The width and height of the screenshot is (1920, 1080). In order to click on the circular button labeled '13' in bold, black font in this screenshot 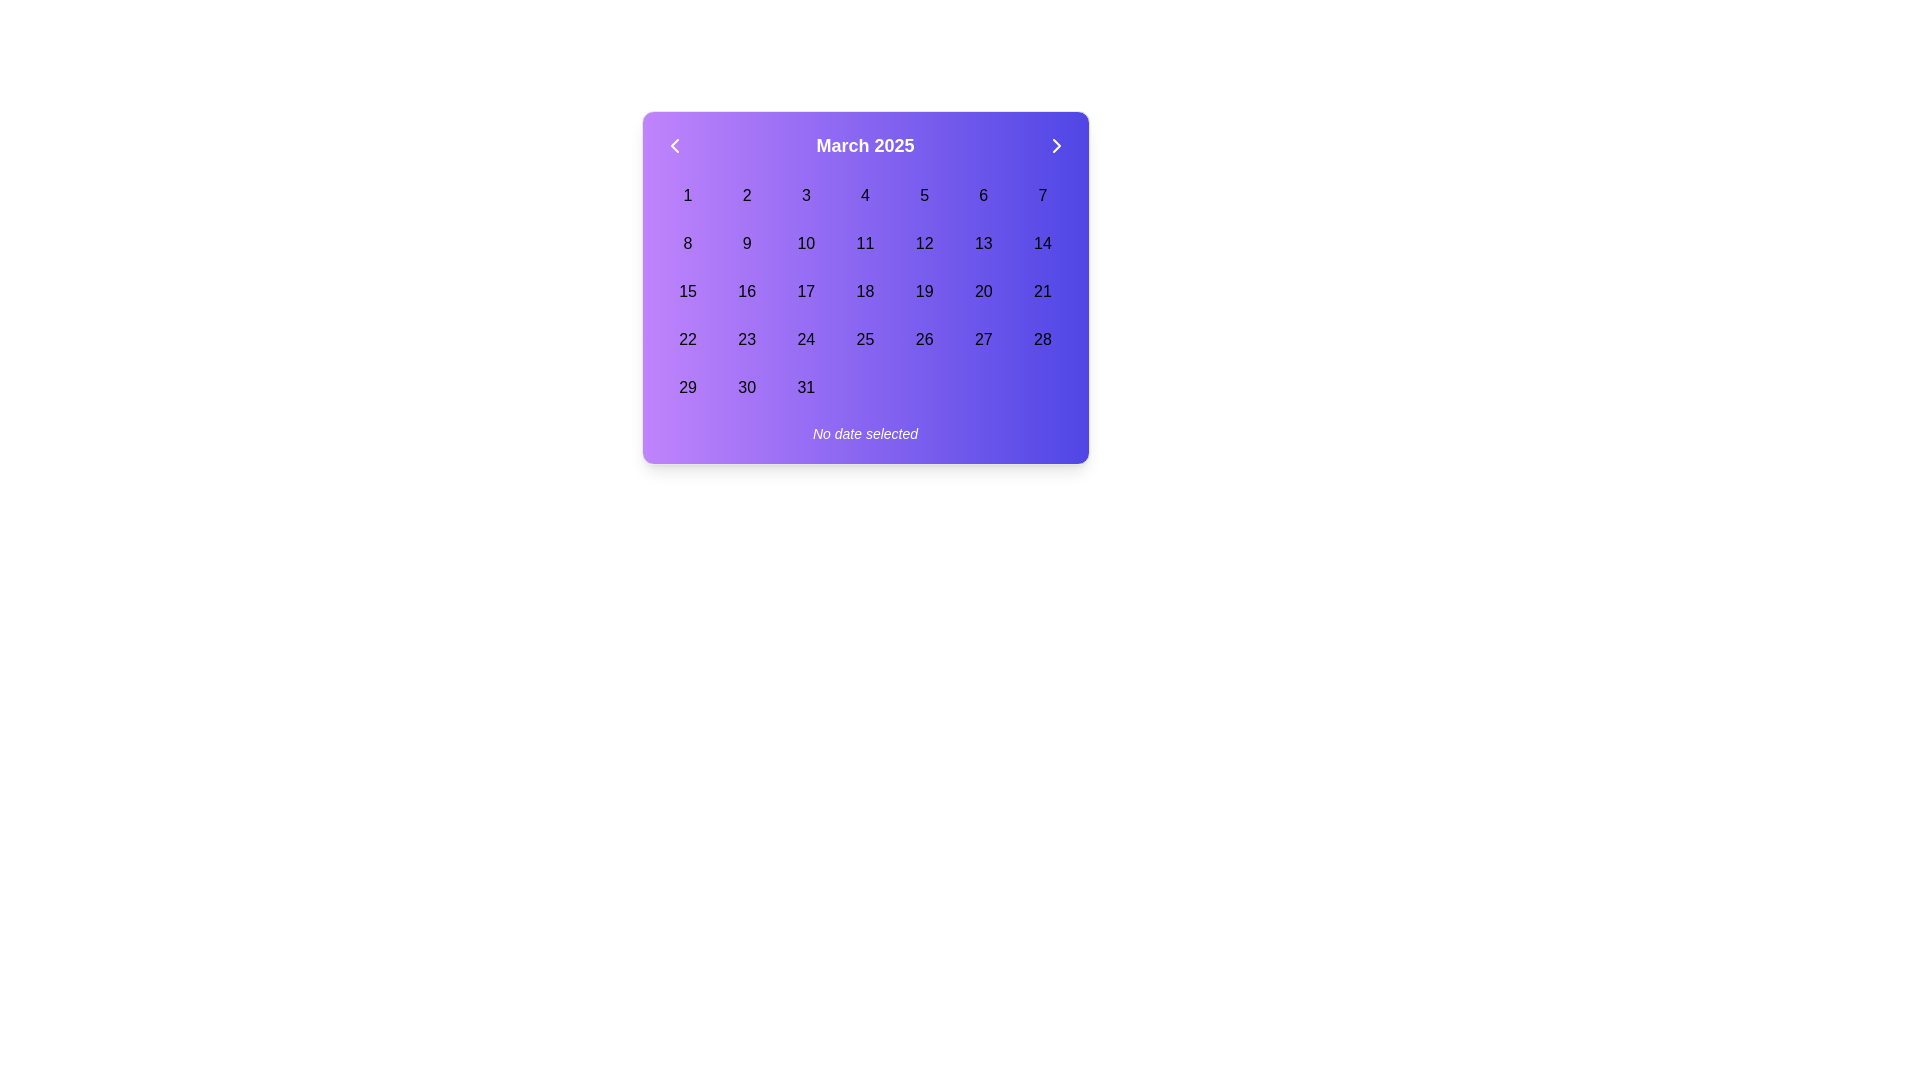, I will do `click(983, 242)`.